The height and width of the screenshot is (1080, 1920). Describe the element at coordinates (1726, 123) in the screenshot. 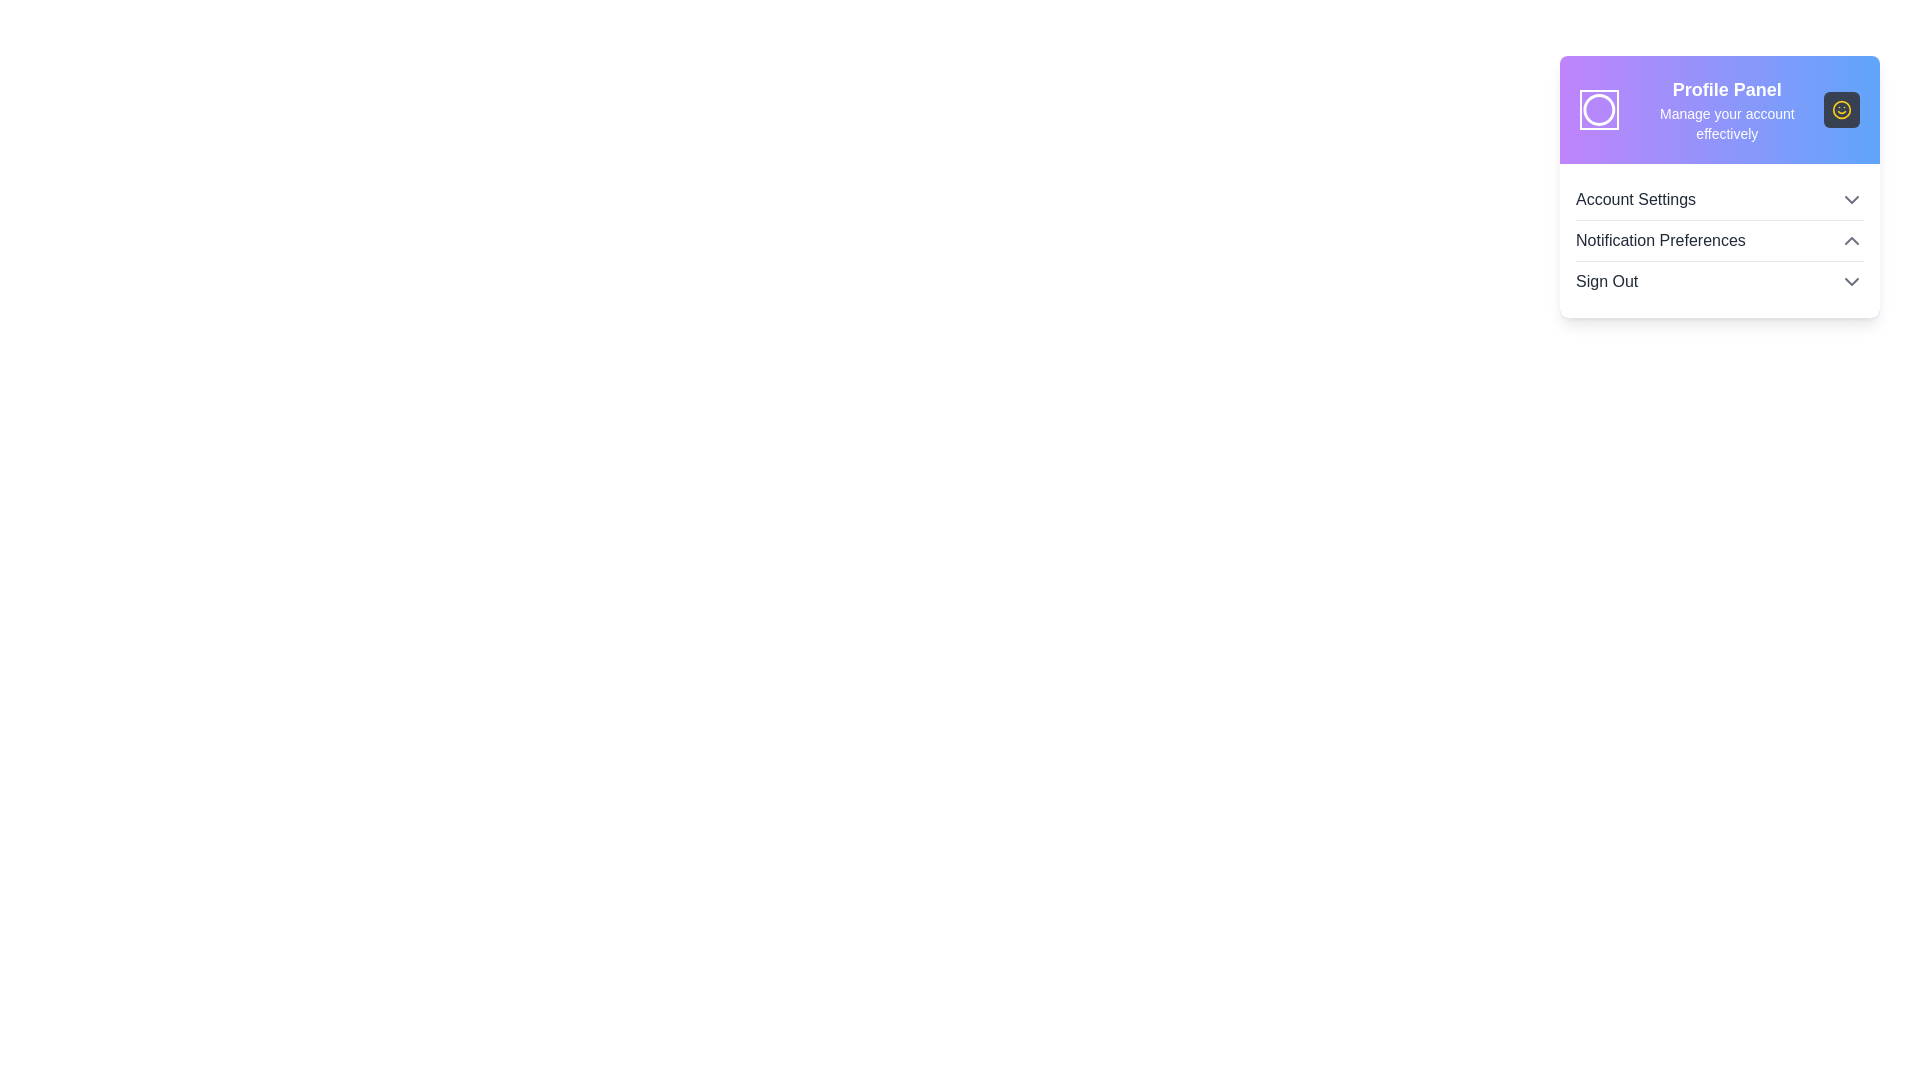

I see `descriptive text located directly below the 'Profile Panel' heading in the account management section of the interface` at that location.